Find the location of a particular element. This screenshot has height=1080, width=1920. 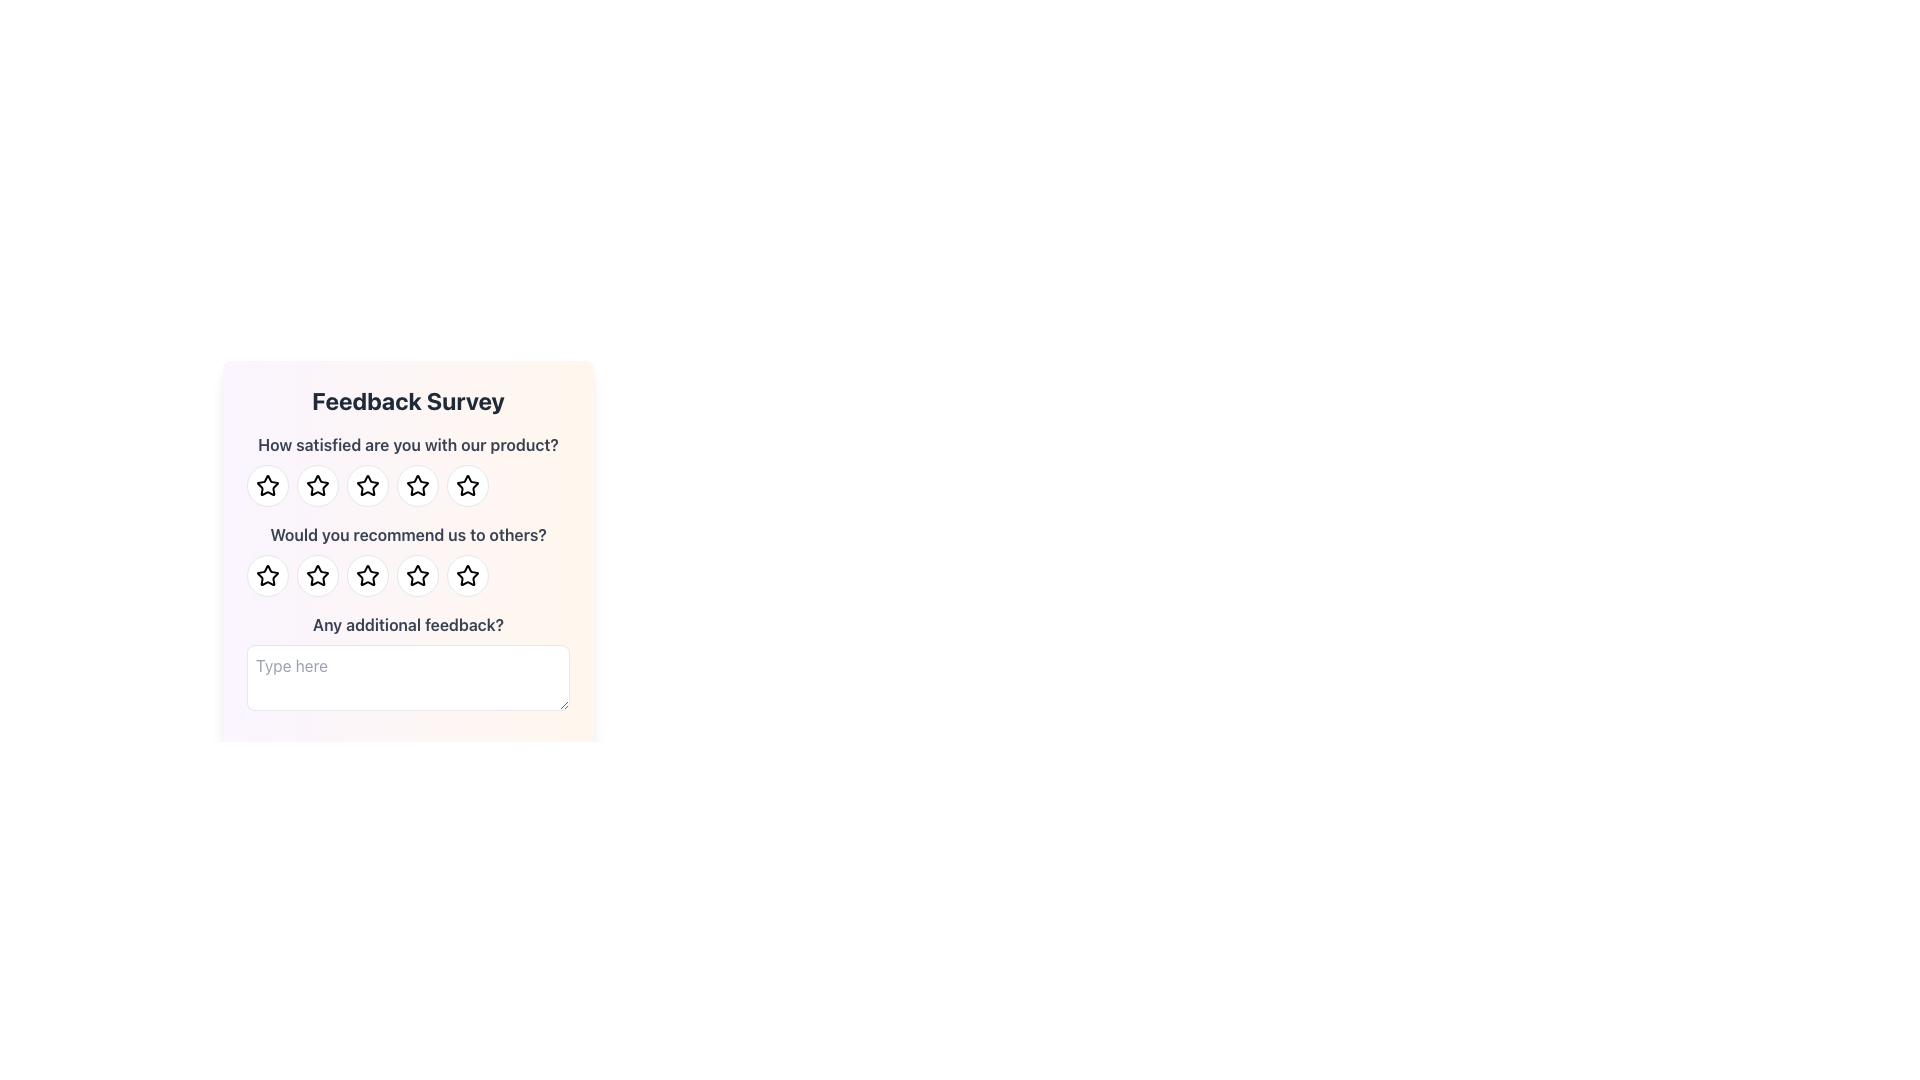

the second star icon in the top rating row under the question 'How satisfied are you with our product?' is located at coordinates (316, 485).